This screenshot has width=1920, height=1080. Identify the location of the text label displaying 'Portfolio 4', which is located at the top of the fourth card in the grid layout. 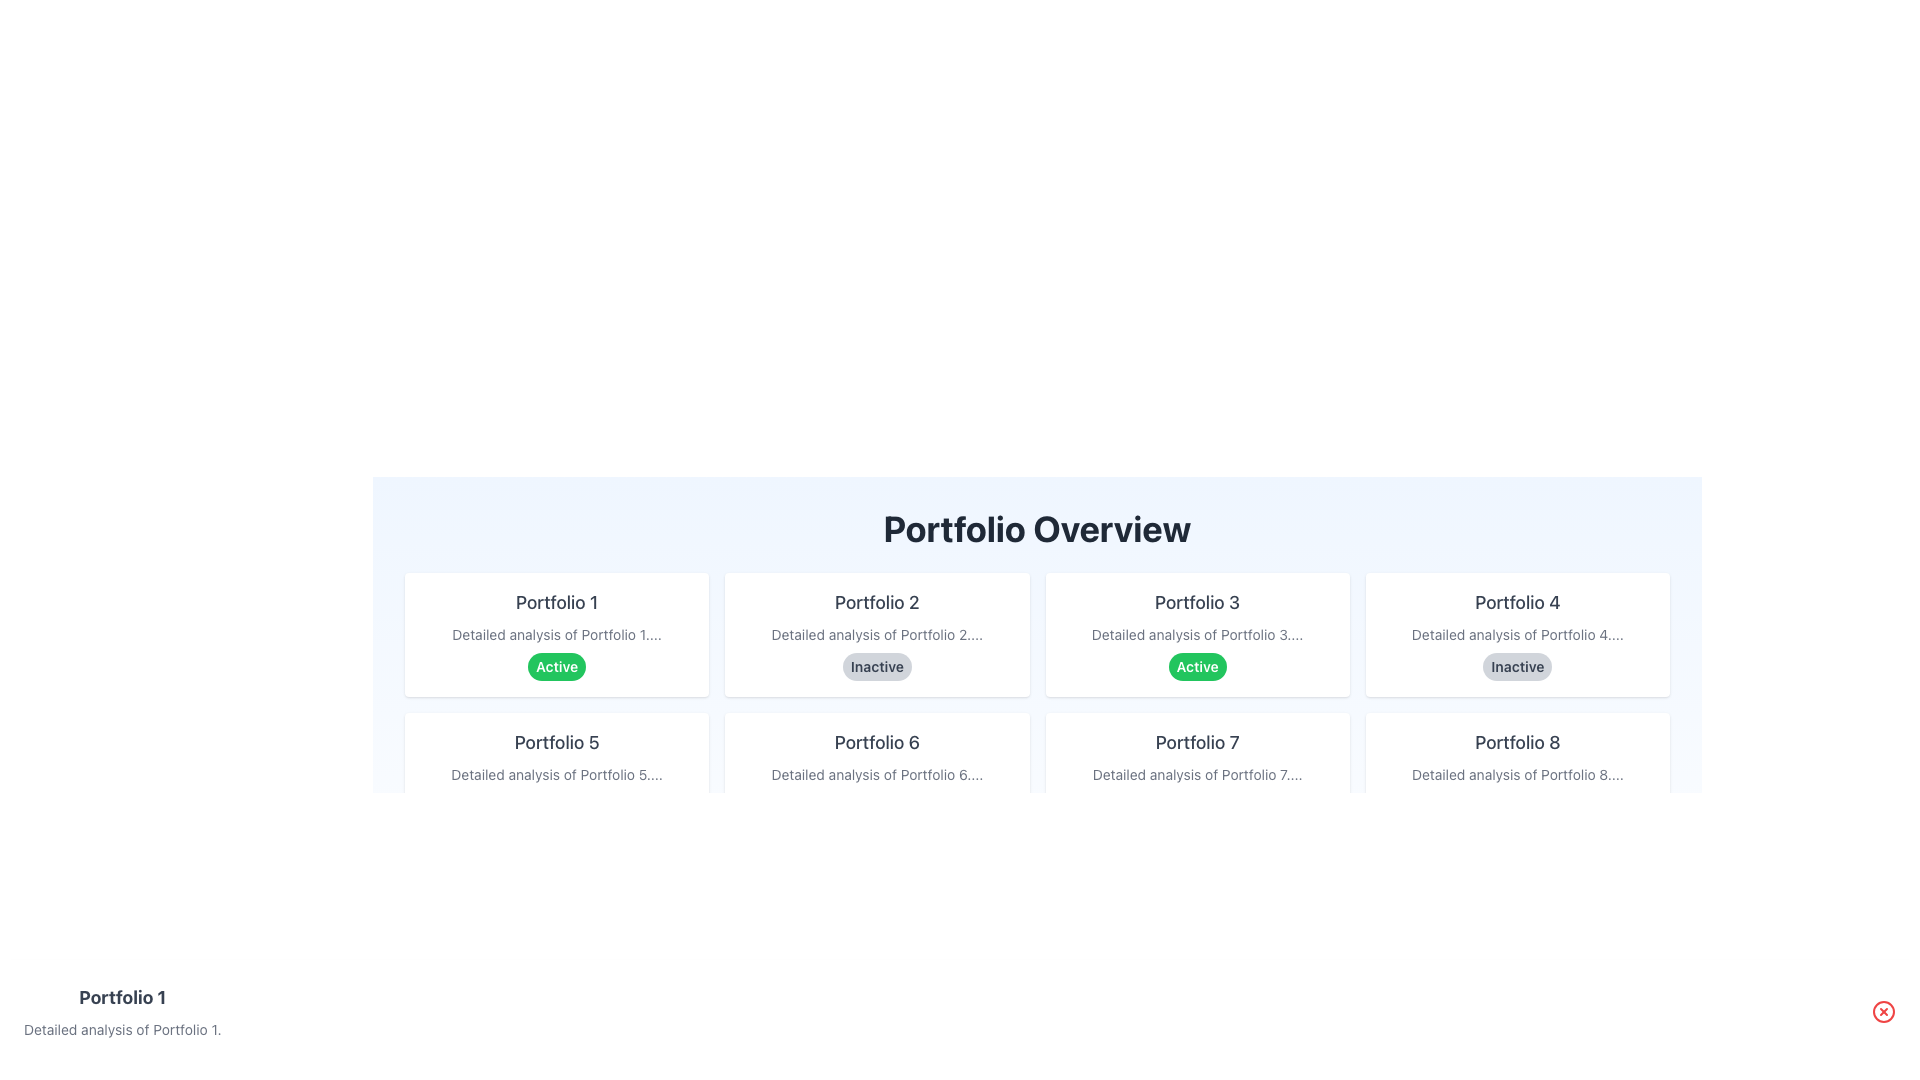
(1517, 601).